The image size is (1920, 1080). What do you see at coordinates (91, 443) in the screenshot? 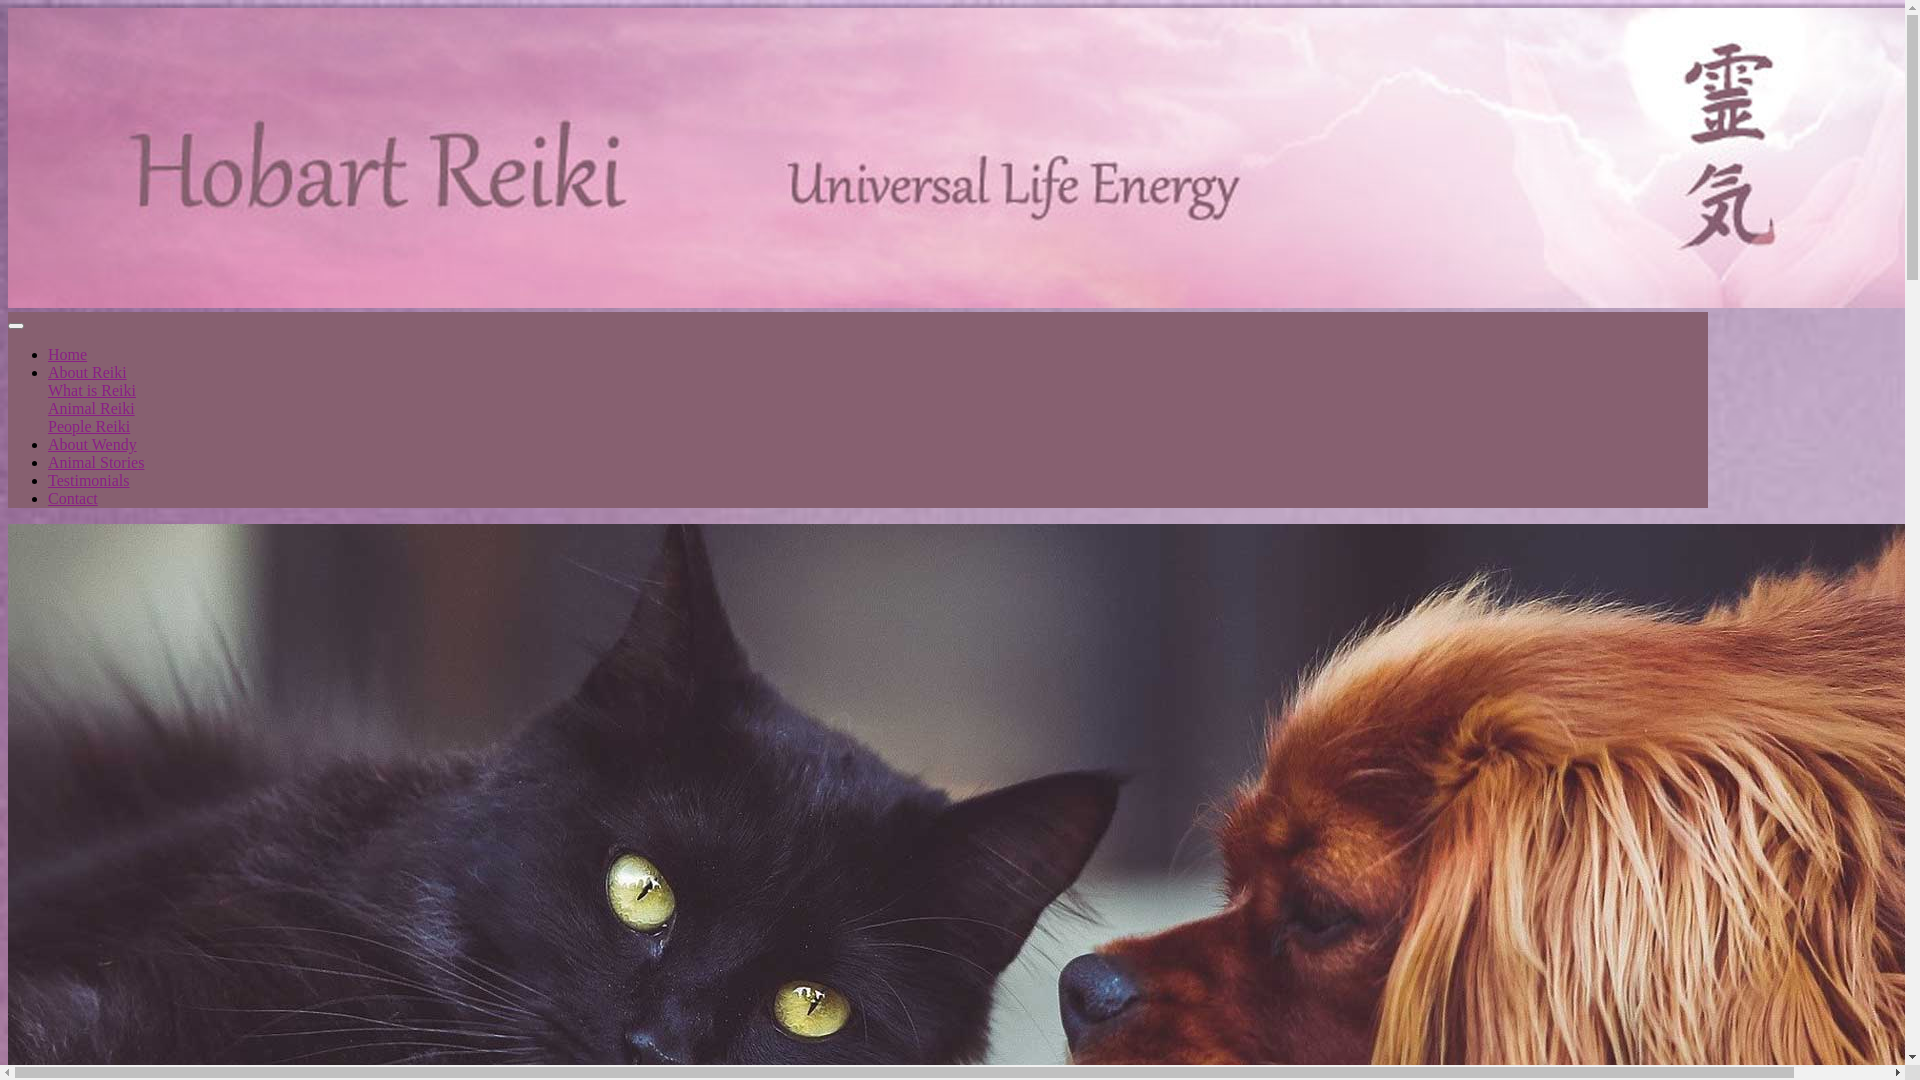
I see `'About Wendy'` at bounding box center [91, 443].